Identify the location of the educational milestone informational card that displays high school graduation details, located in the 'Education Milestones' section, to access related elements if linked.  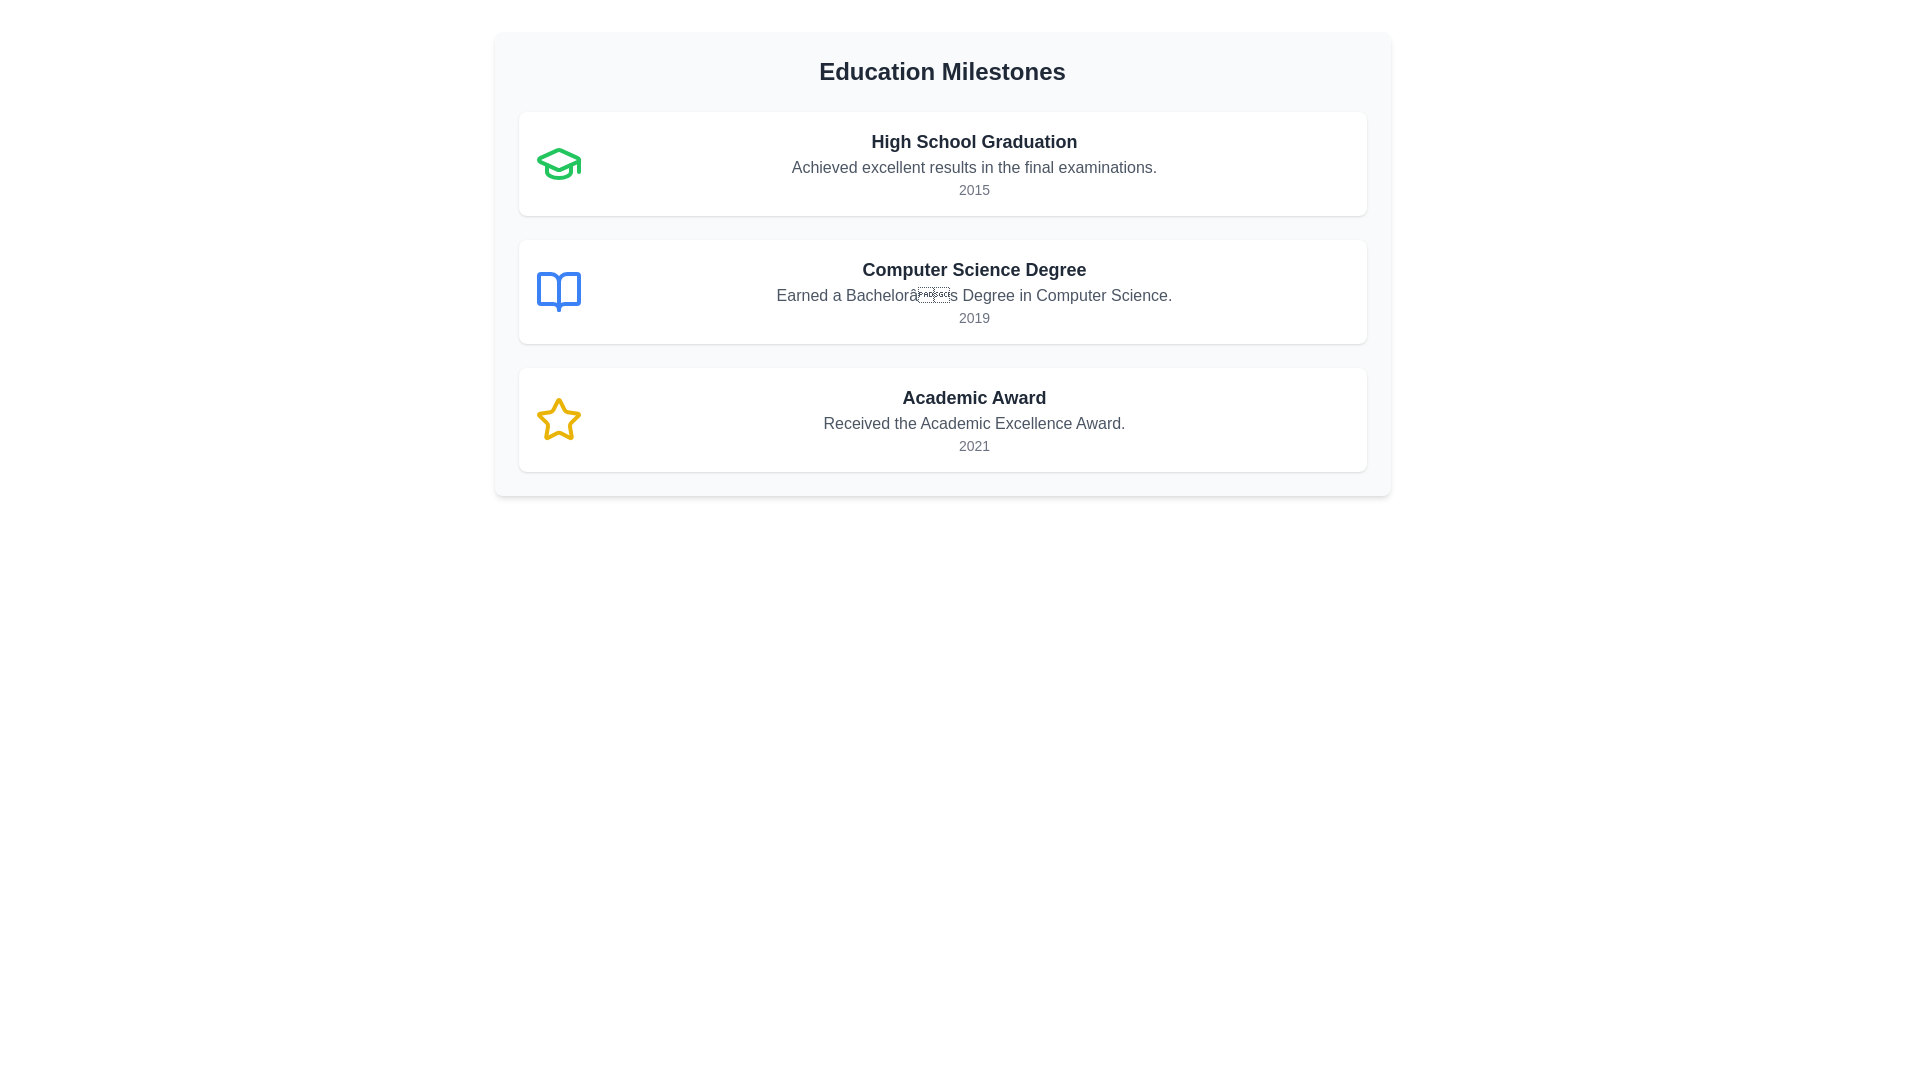
(941, 163).